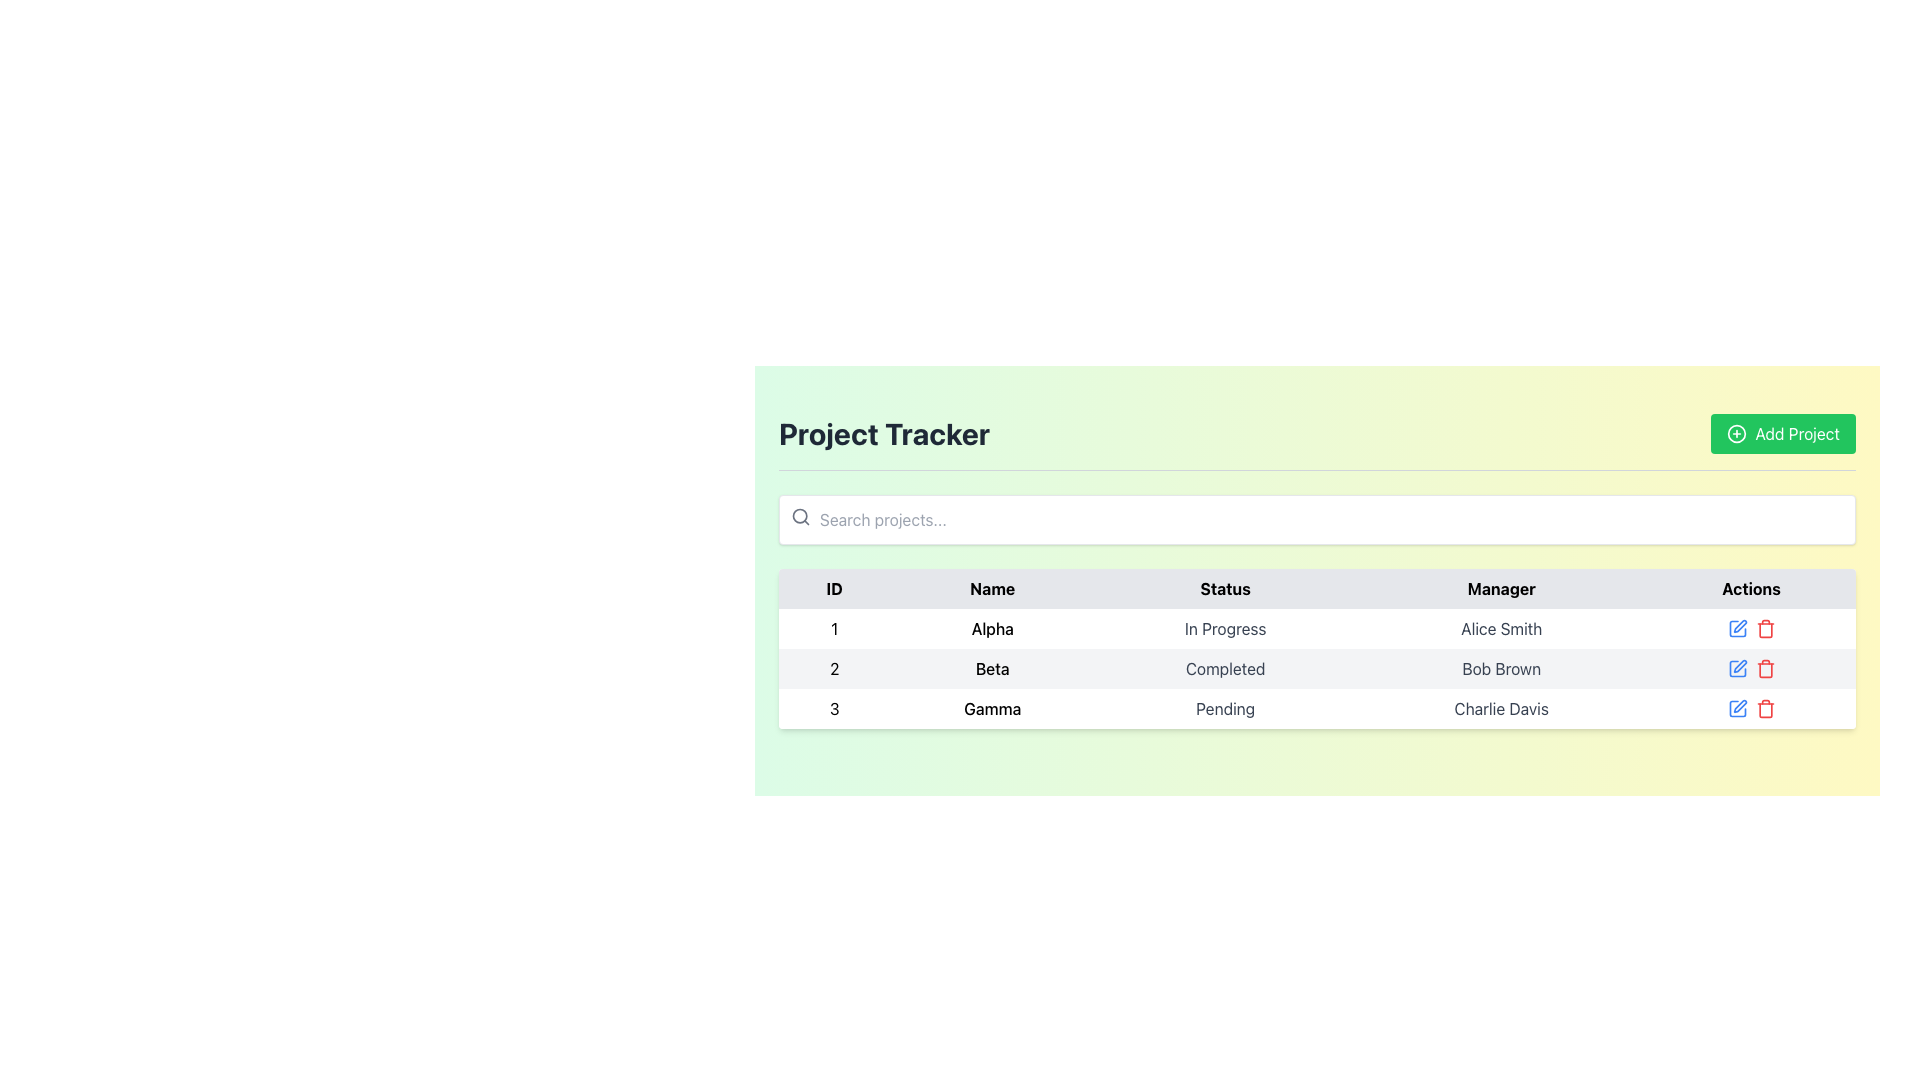 Image resolution: width=1920 pixels, height=1080 pixels. I want to click on the green rectangular 'Add Project' button with a plus sign icon, so click(1783, 433).